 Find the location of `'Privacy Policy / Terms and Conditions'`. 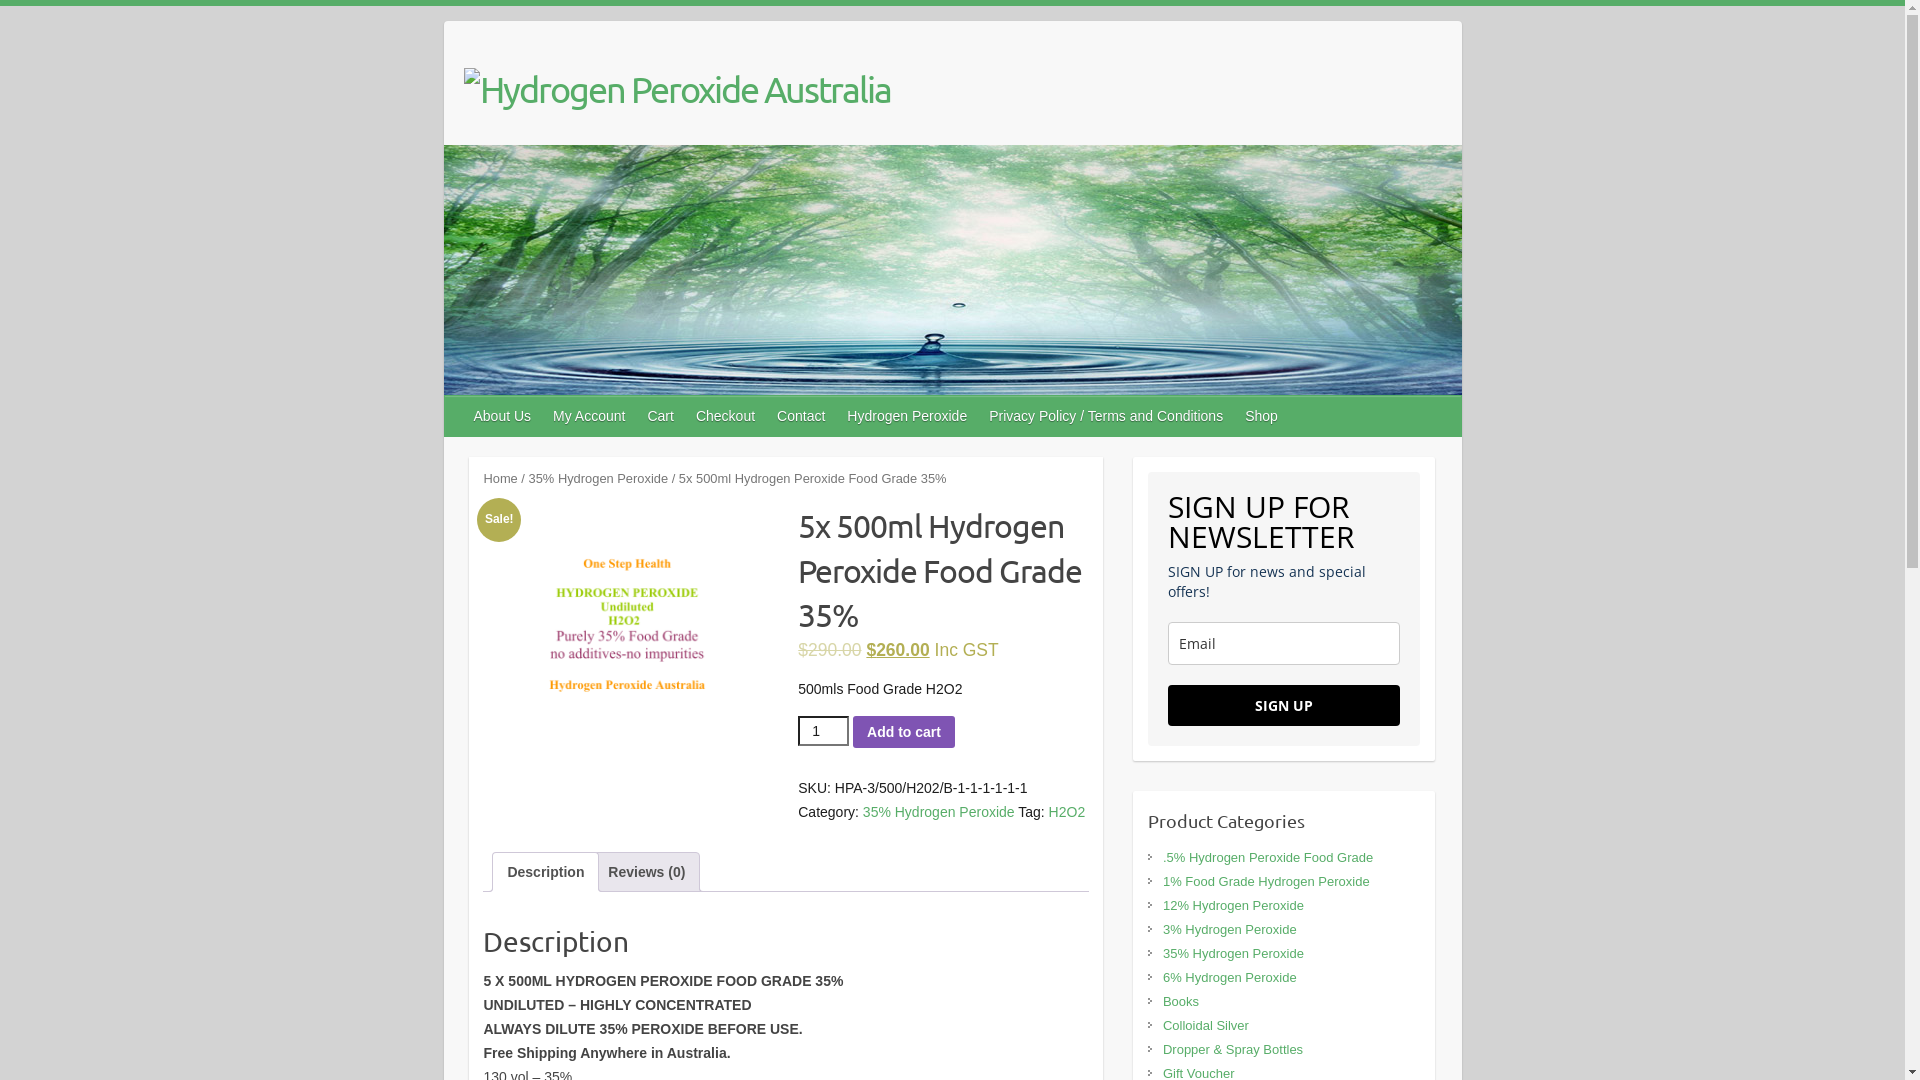

'Privacy Policy / Terms and Conditions' is located at coordinates (1106, 415).